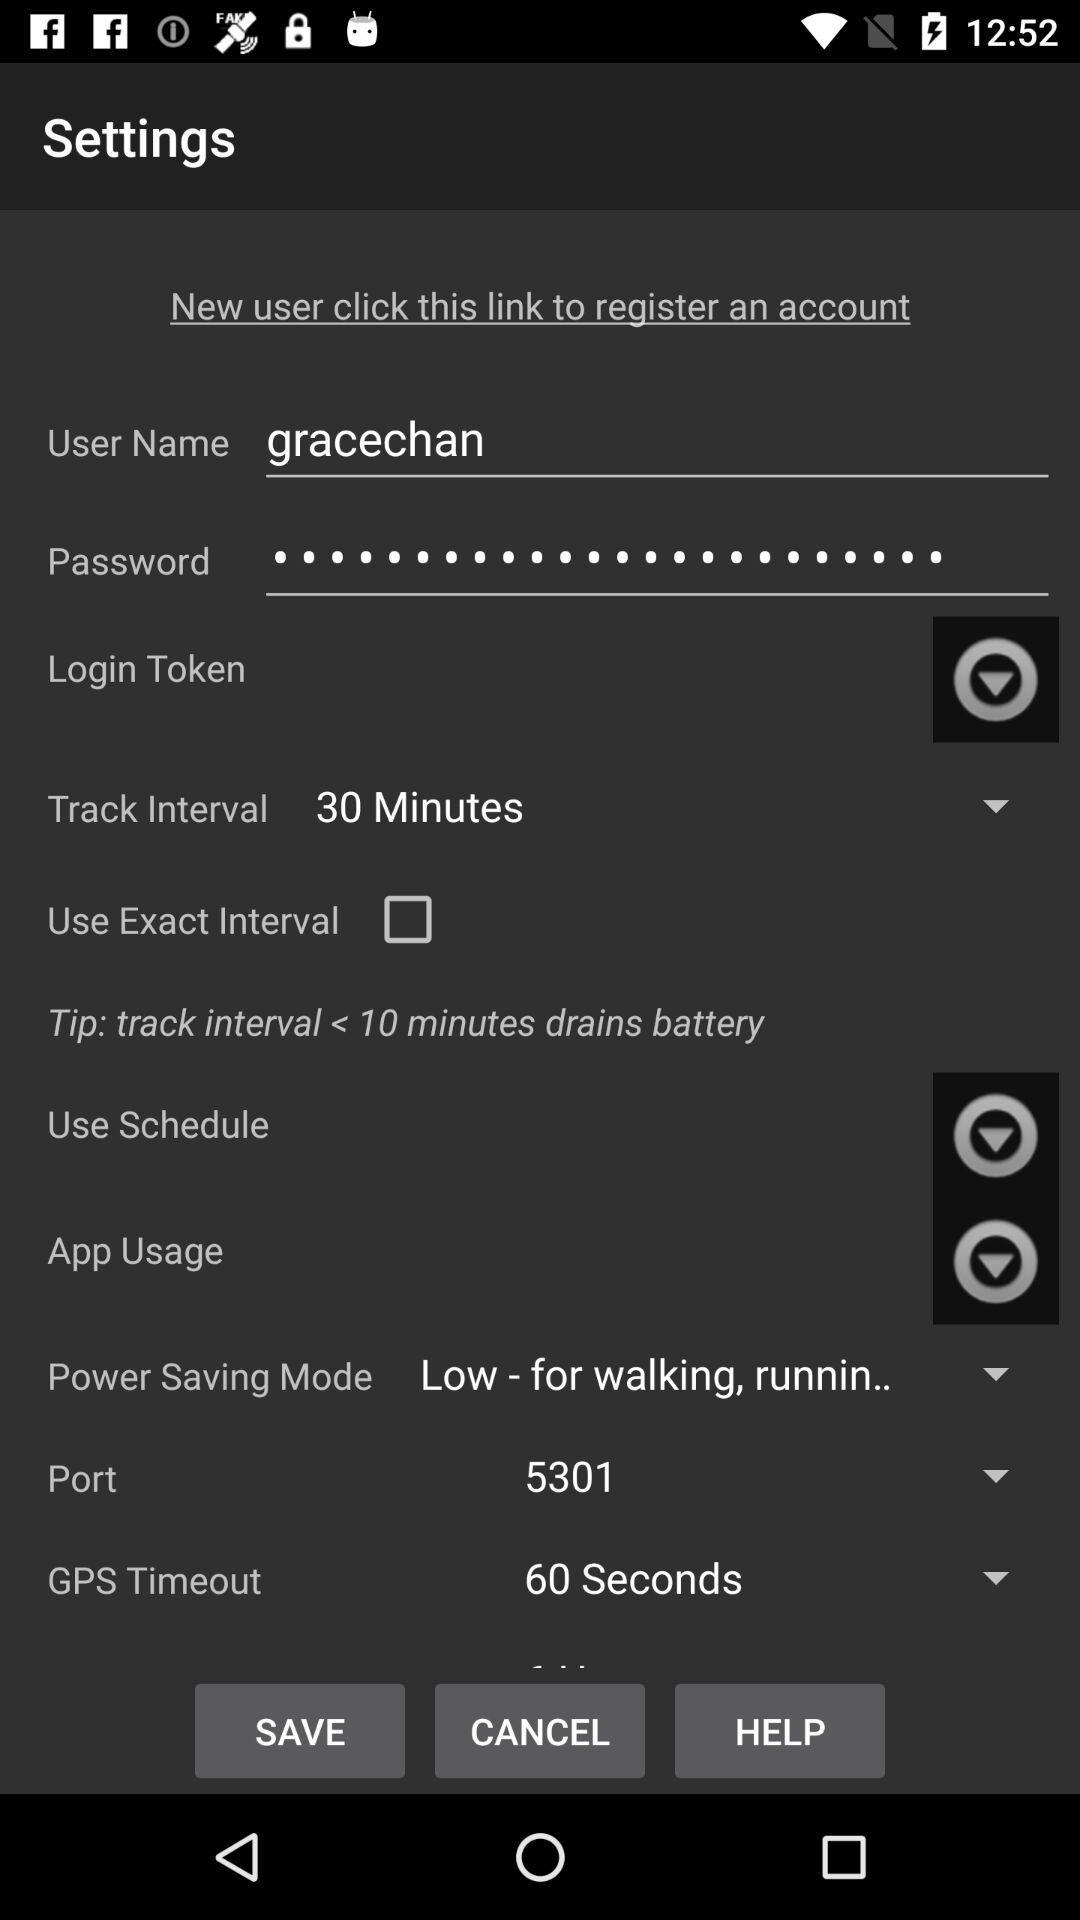 Image resolution: width=1080 pixels, height=1920 pixels. Describe the element at coordinates (995, 679) in the screenshot. I see `the expand_more icon` at that location.